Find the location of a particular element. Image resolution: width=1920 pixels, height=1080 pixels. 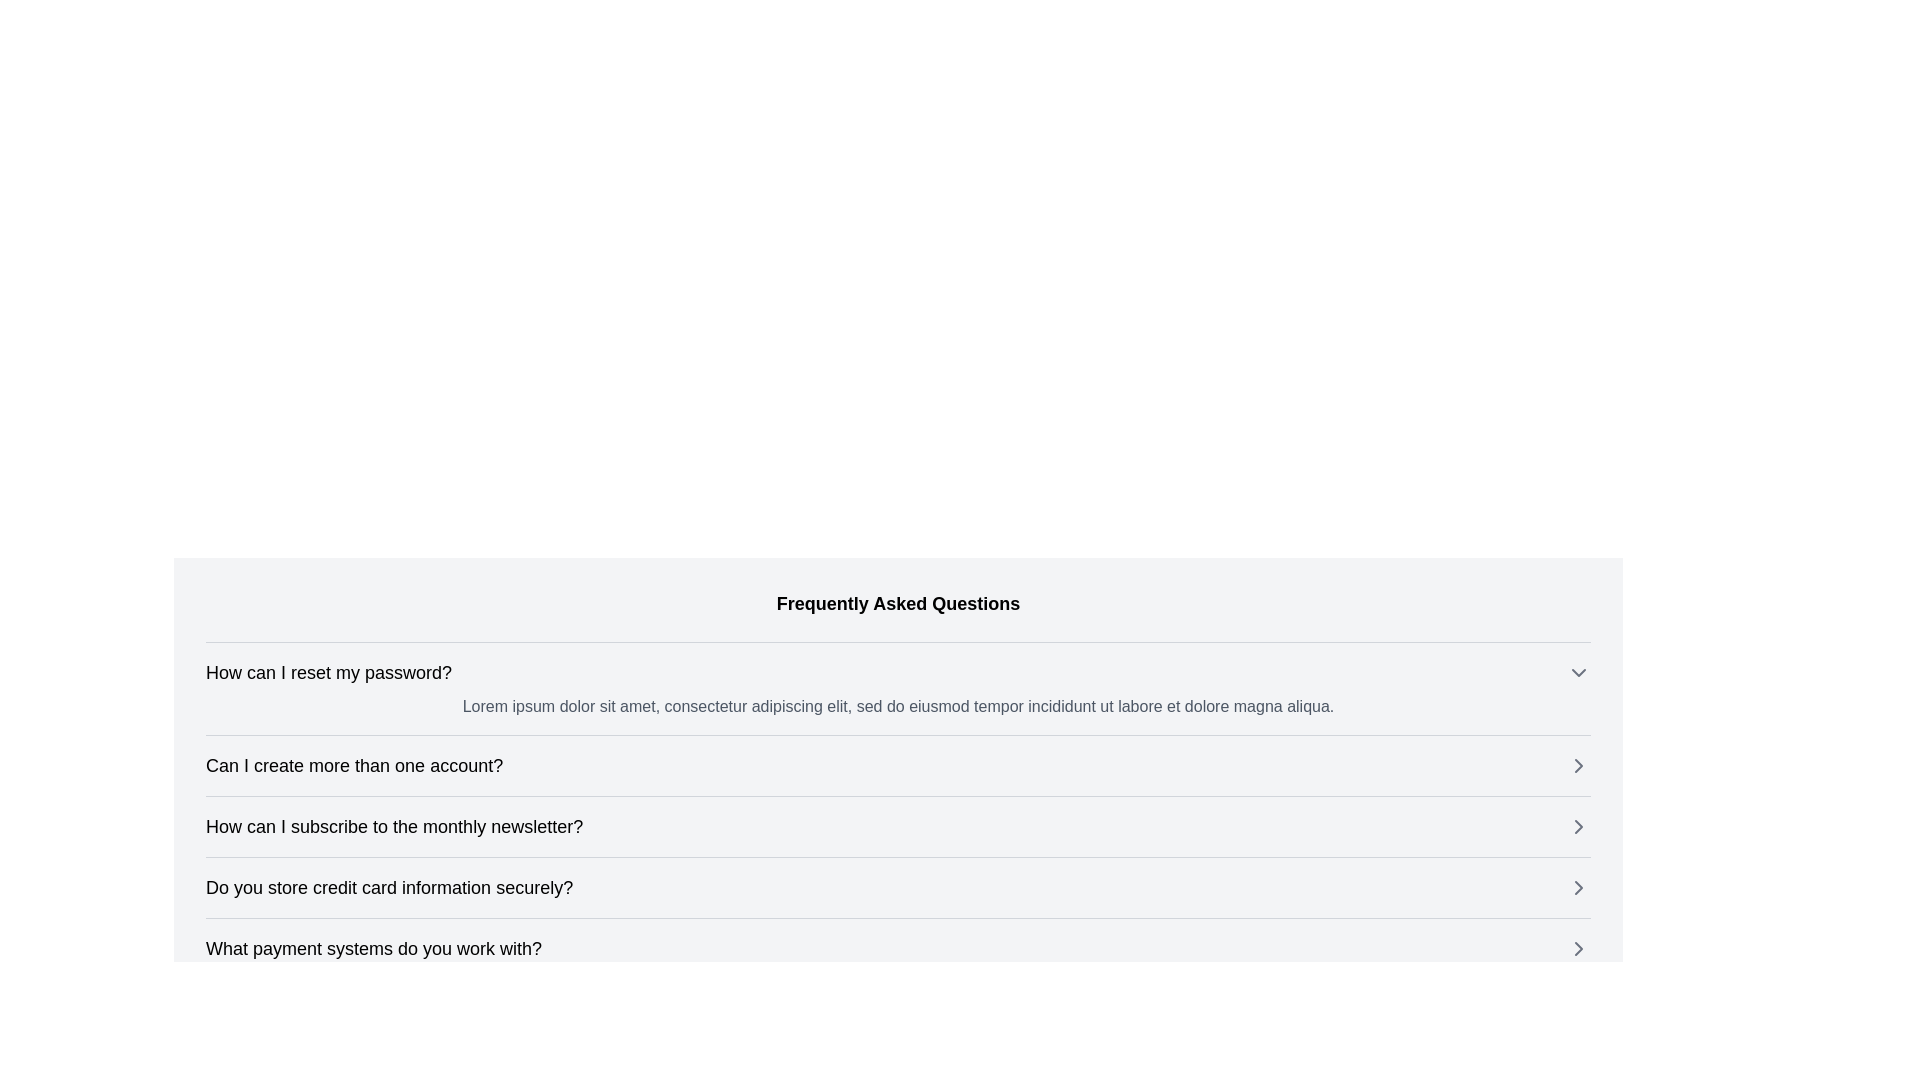

the chevron icon located at the far right of the last row in the list of frequently asked questions, which indicates navigation or expandable content related to the question 'What payment systems do you work with?' is located at coordinates (1578, 947).